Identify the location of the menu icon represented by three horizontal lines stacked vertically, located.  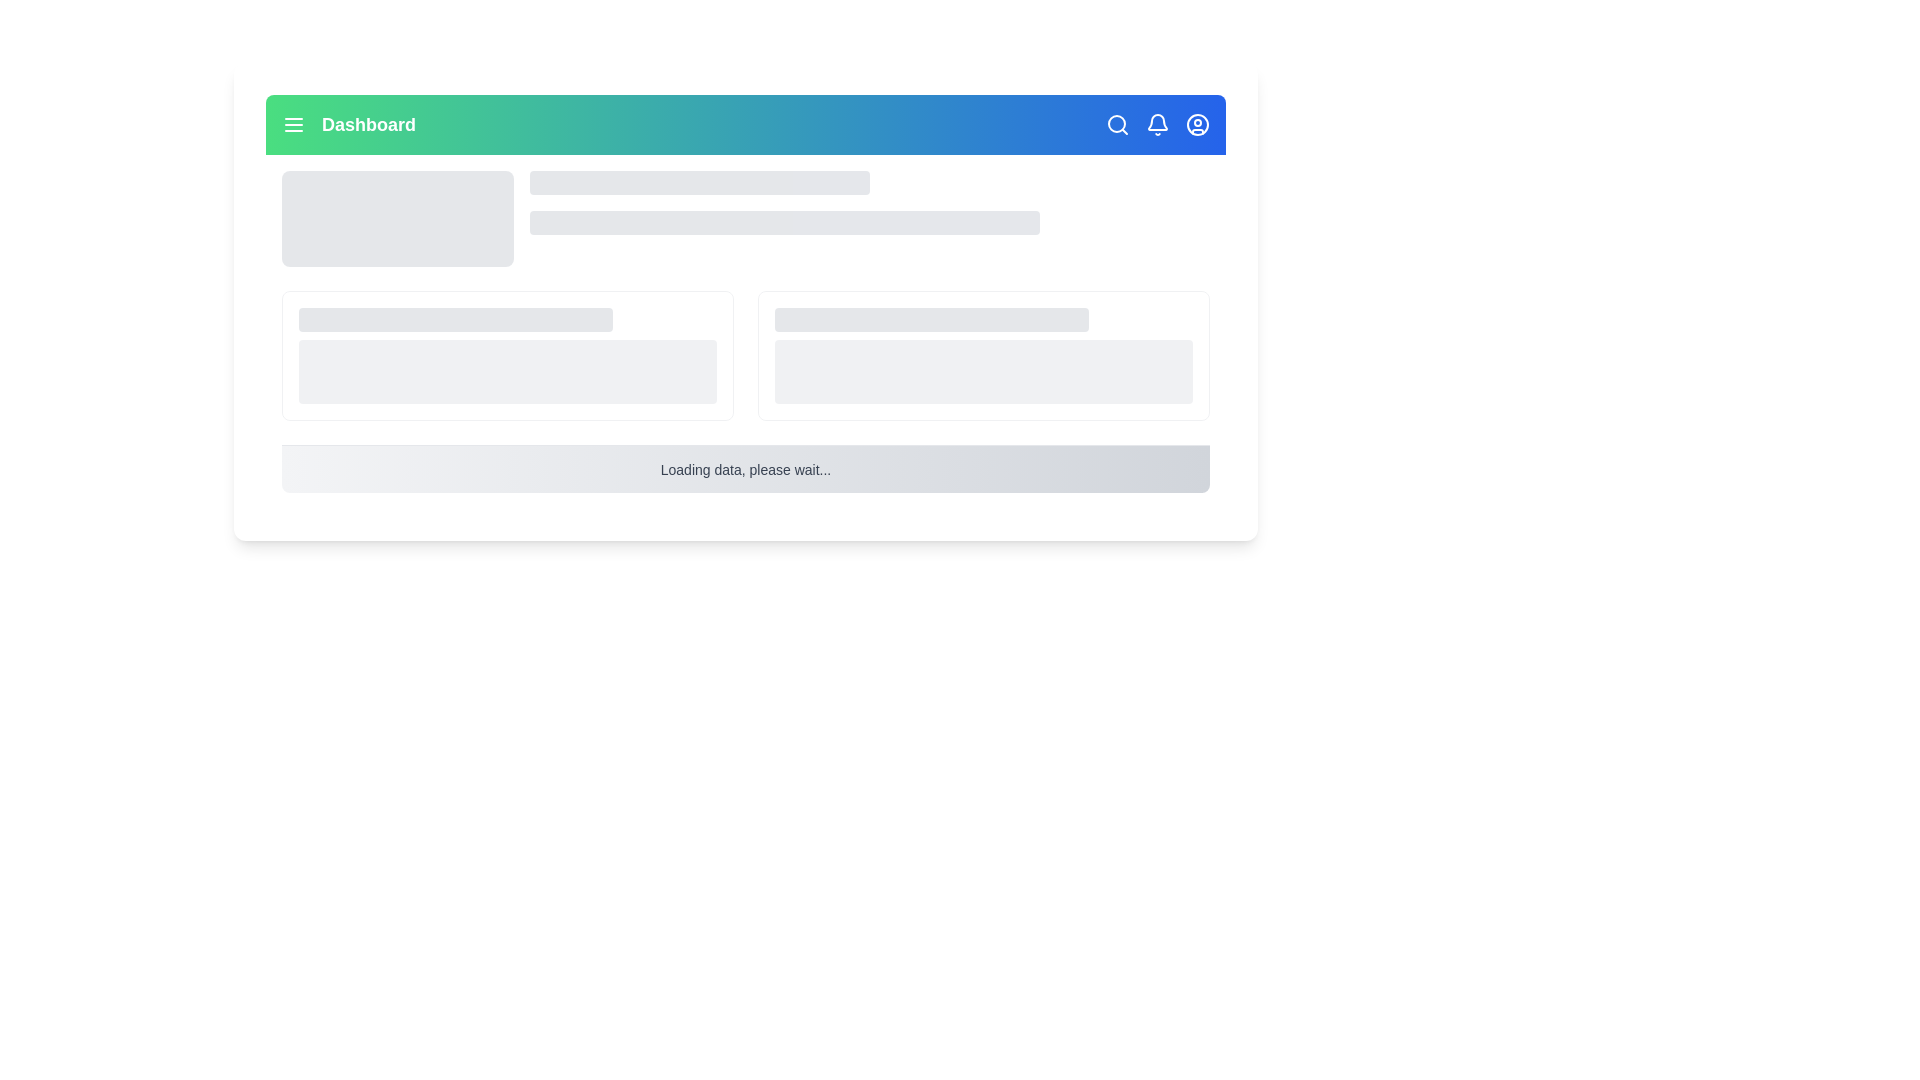
(292, 124).